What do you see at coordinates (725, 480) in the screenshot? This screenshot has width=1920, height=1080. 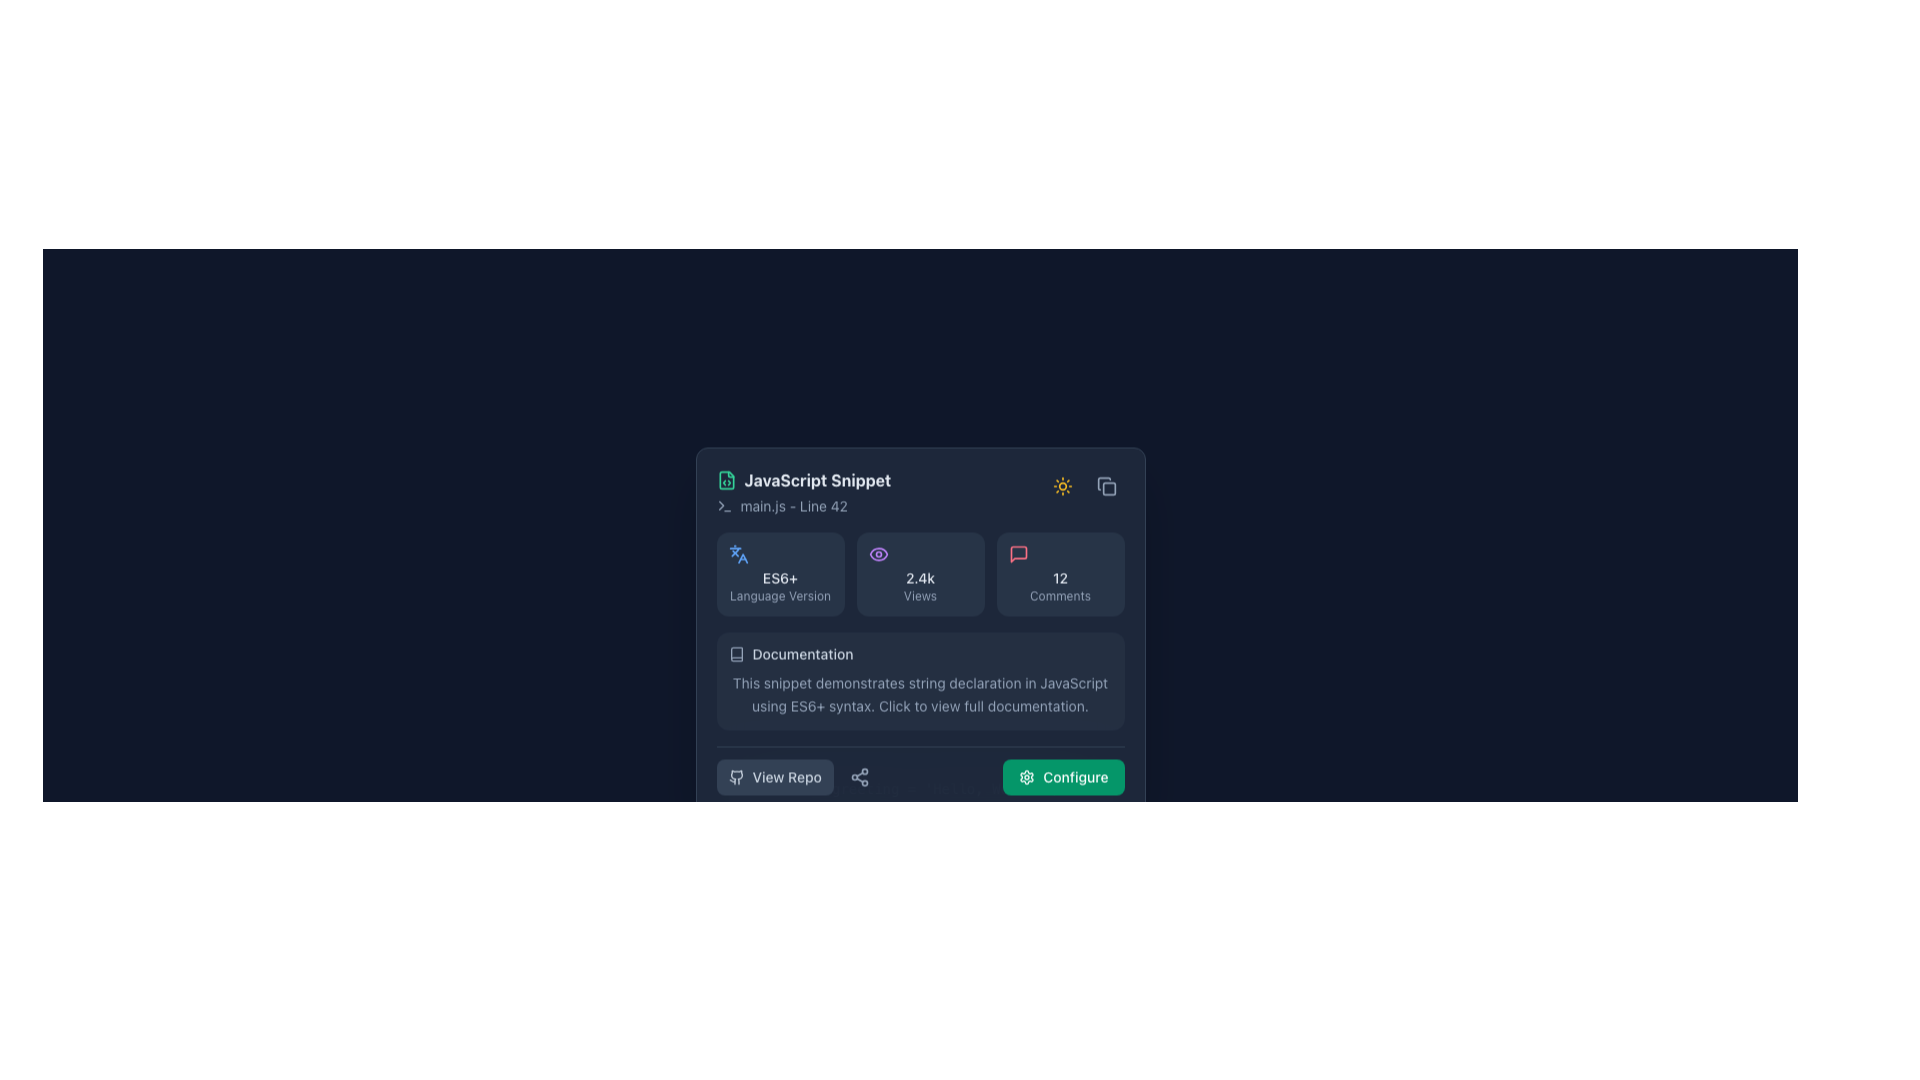 I see `the leftmost and largest segment of the SVG file code icon, which is a decorative non-interactive component with rounded corners and an emerald green theme` at bounding box center [725, 480].